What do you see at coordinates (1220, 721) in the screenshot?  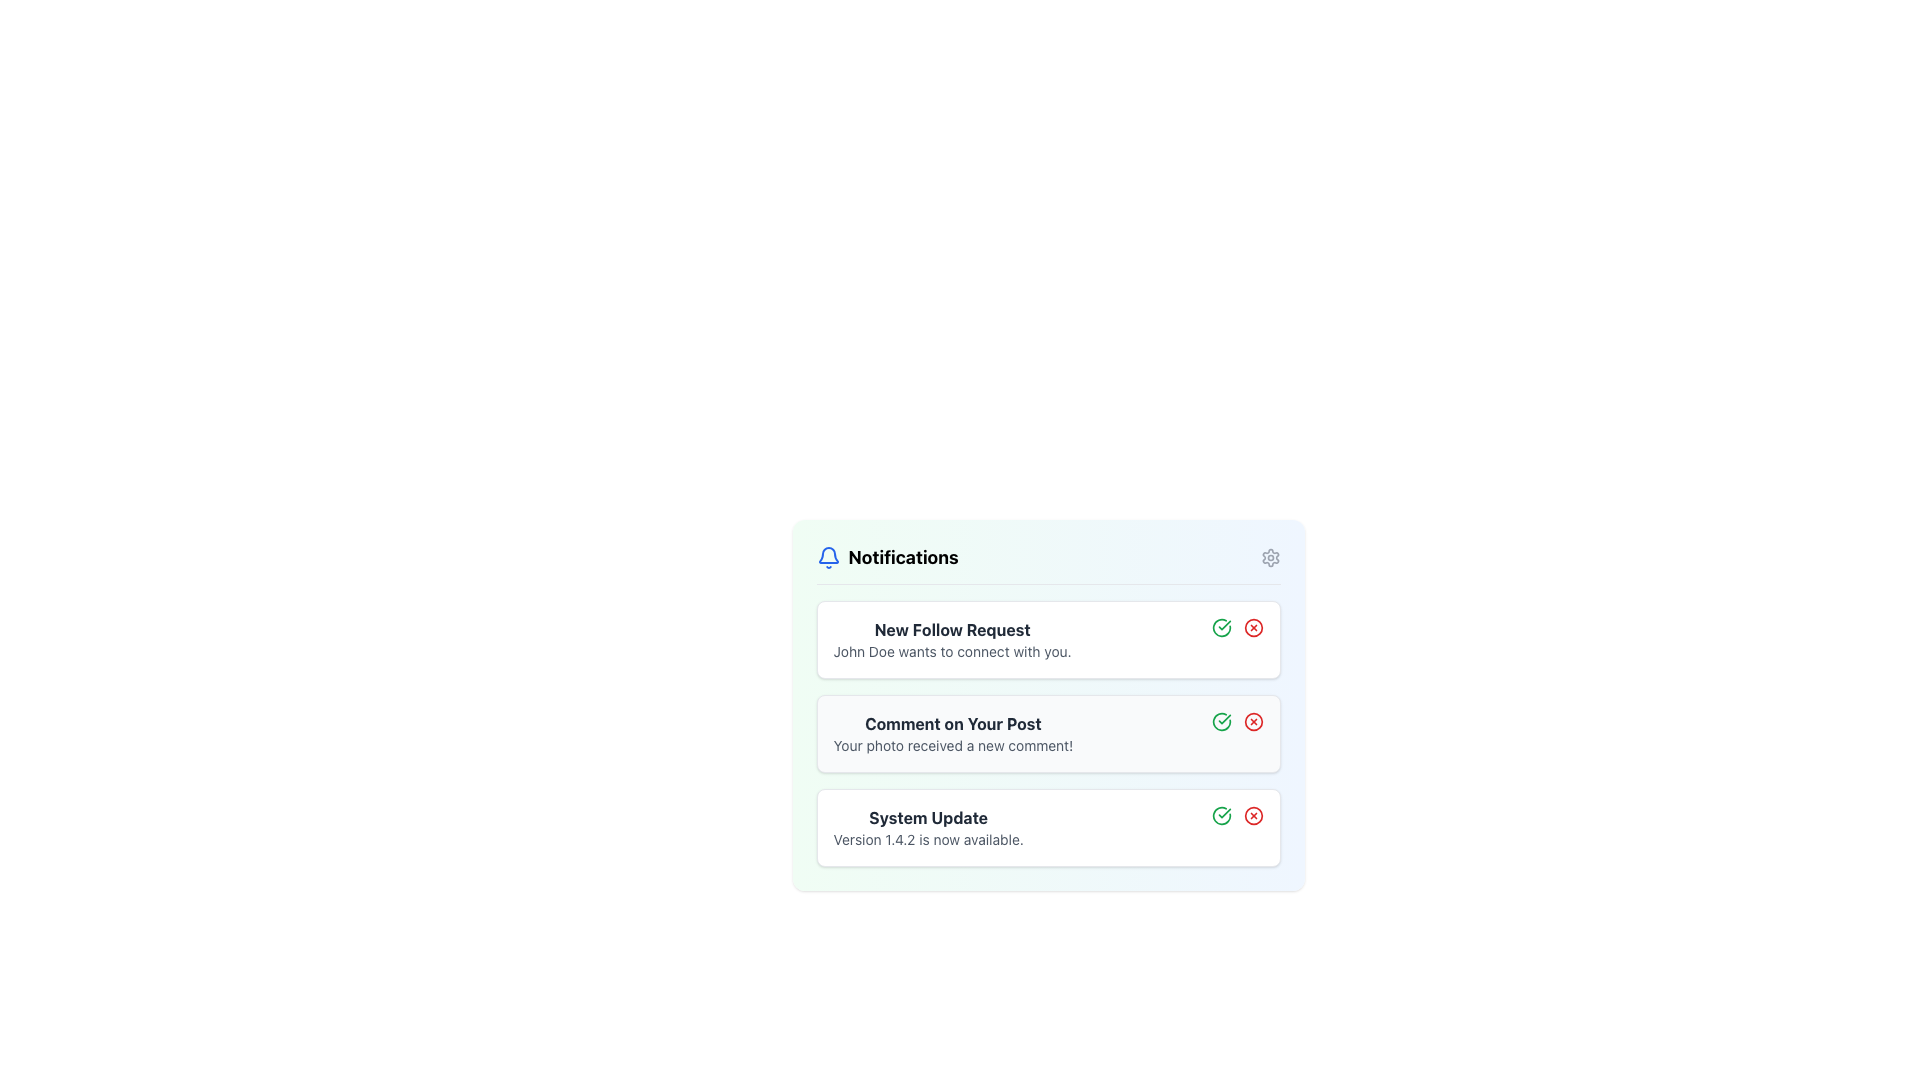 I see `the green circular icon with a checkmark inside, located next to the text 'Comment on Your Post' in the notification list` at bounding box center [1220, 721].